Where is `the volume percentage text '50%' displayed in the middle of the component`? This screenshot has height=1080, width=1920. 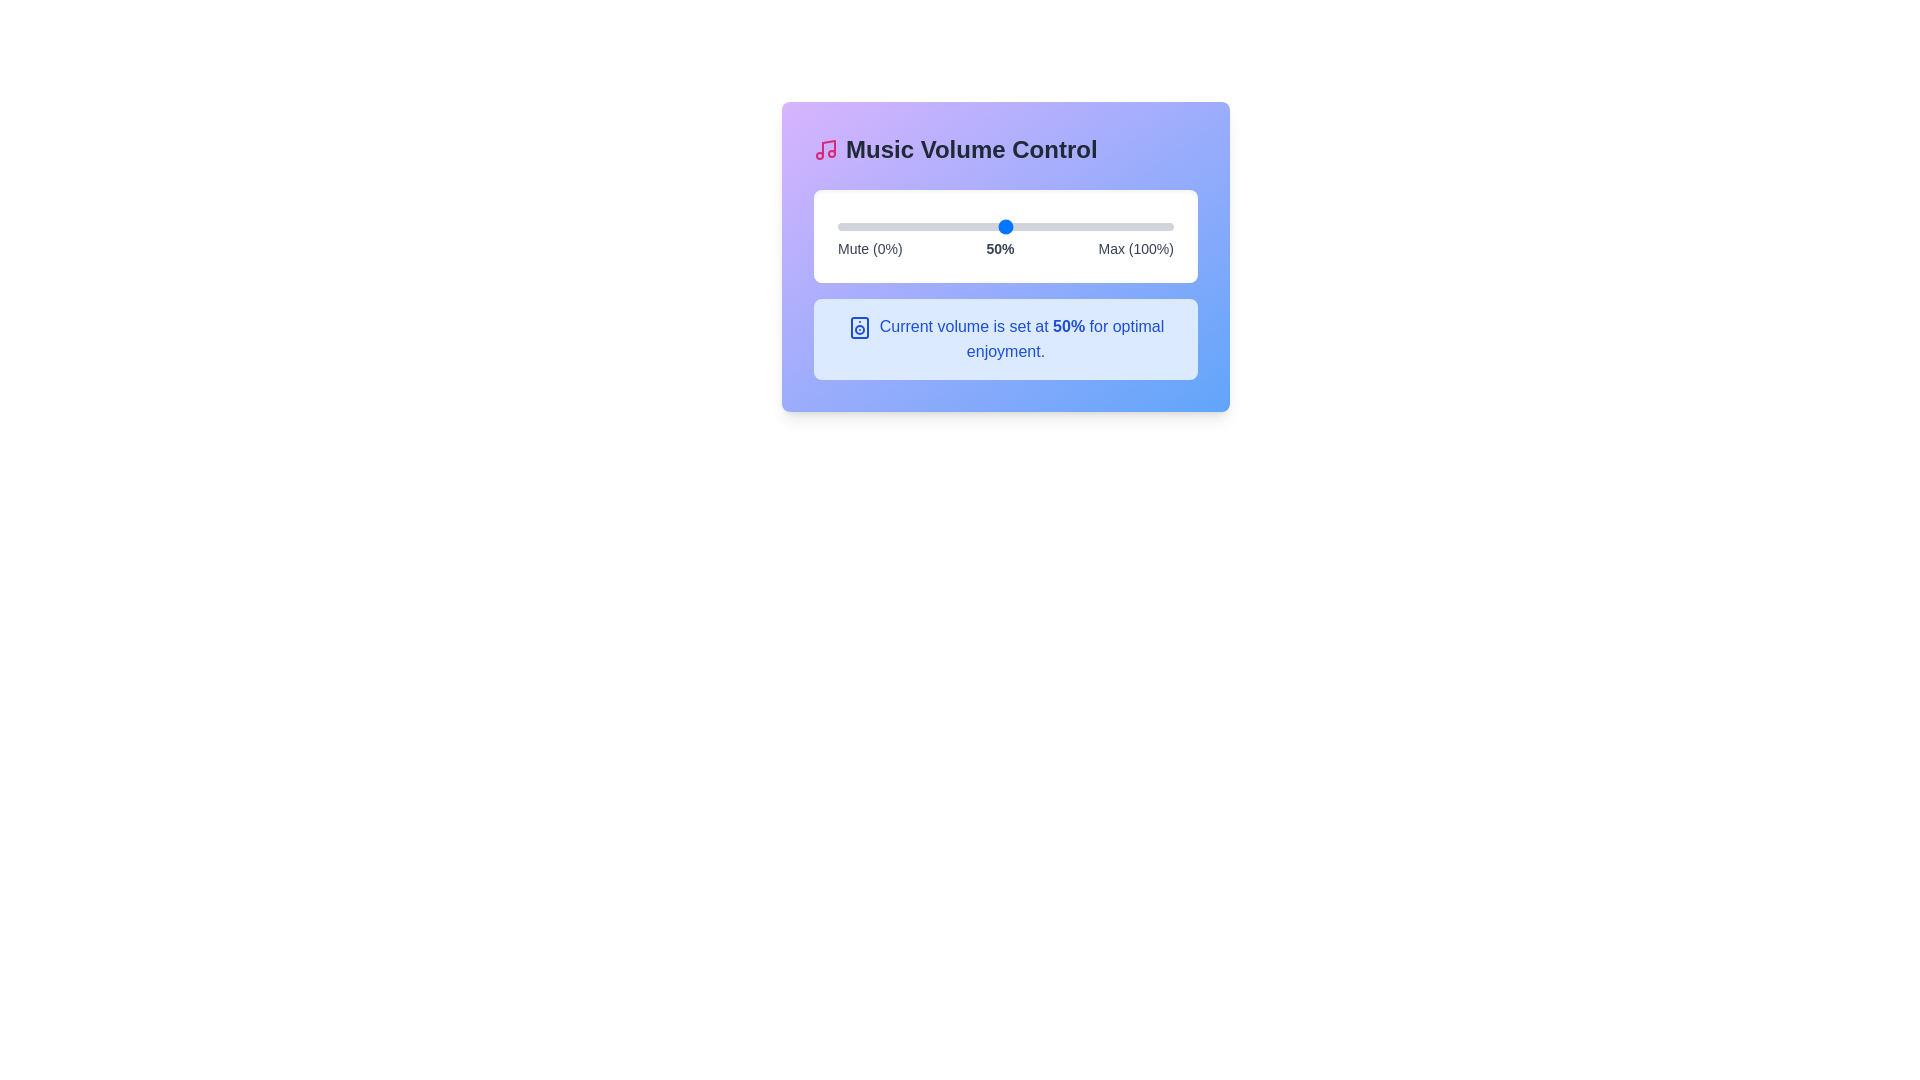 the volume percentage text '50%' displayed in the middle of the component is located at coordinates (1000, 248).